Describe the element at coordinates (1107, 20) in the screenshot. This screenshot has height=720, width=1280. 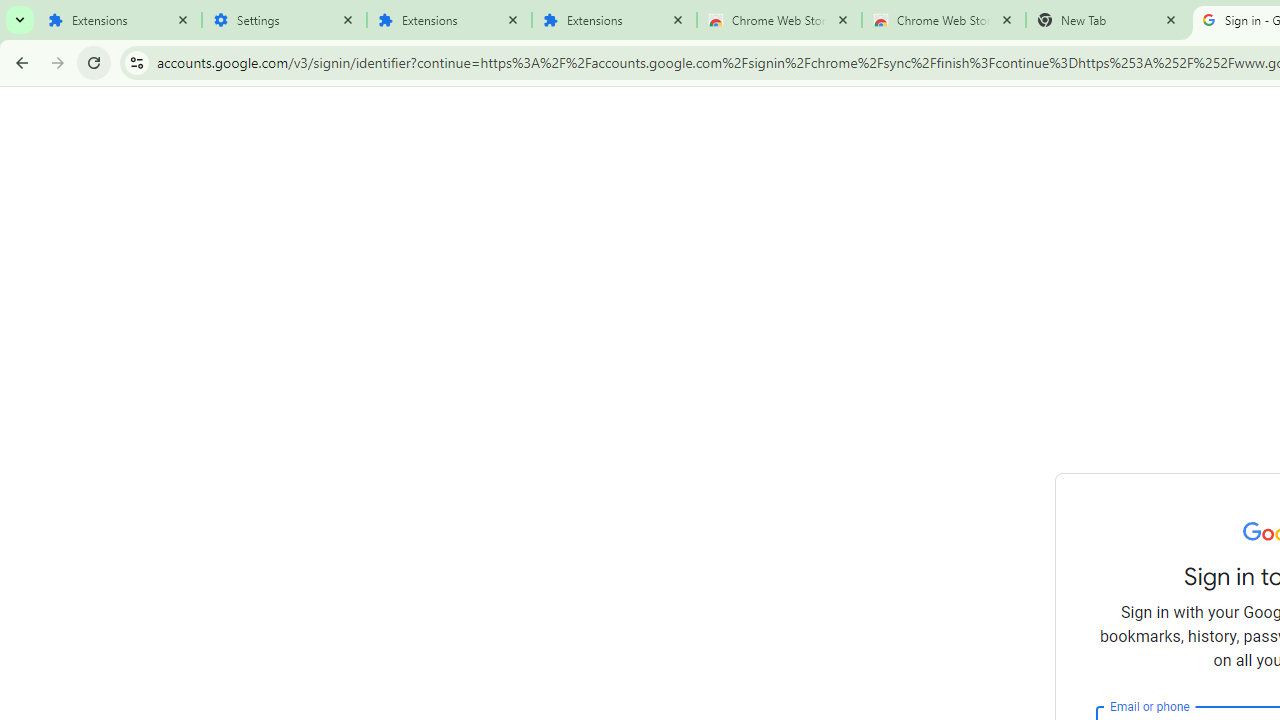
I see `'New Tab'` at that location.